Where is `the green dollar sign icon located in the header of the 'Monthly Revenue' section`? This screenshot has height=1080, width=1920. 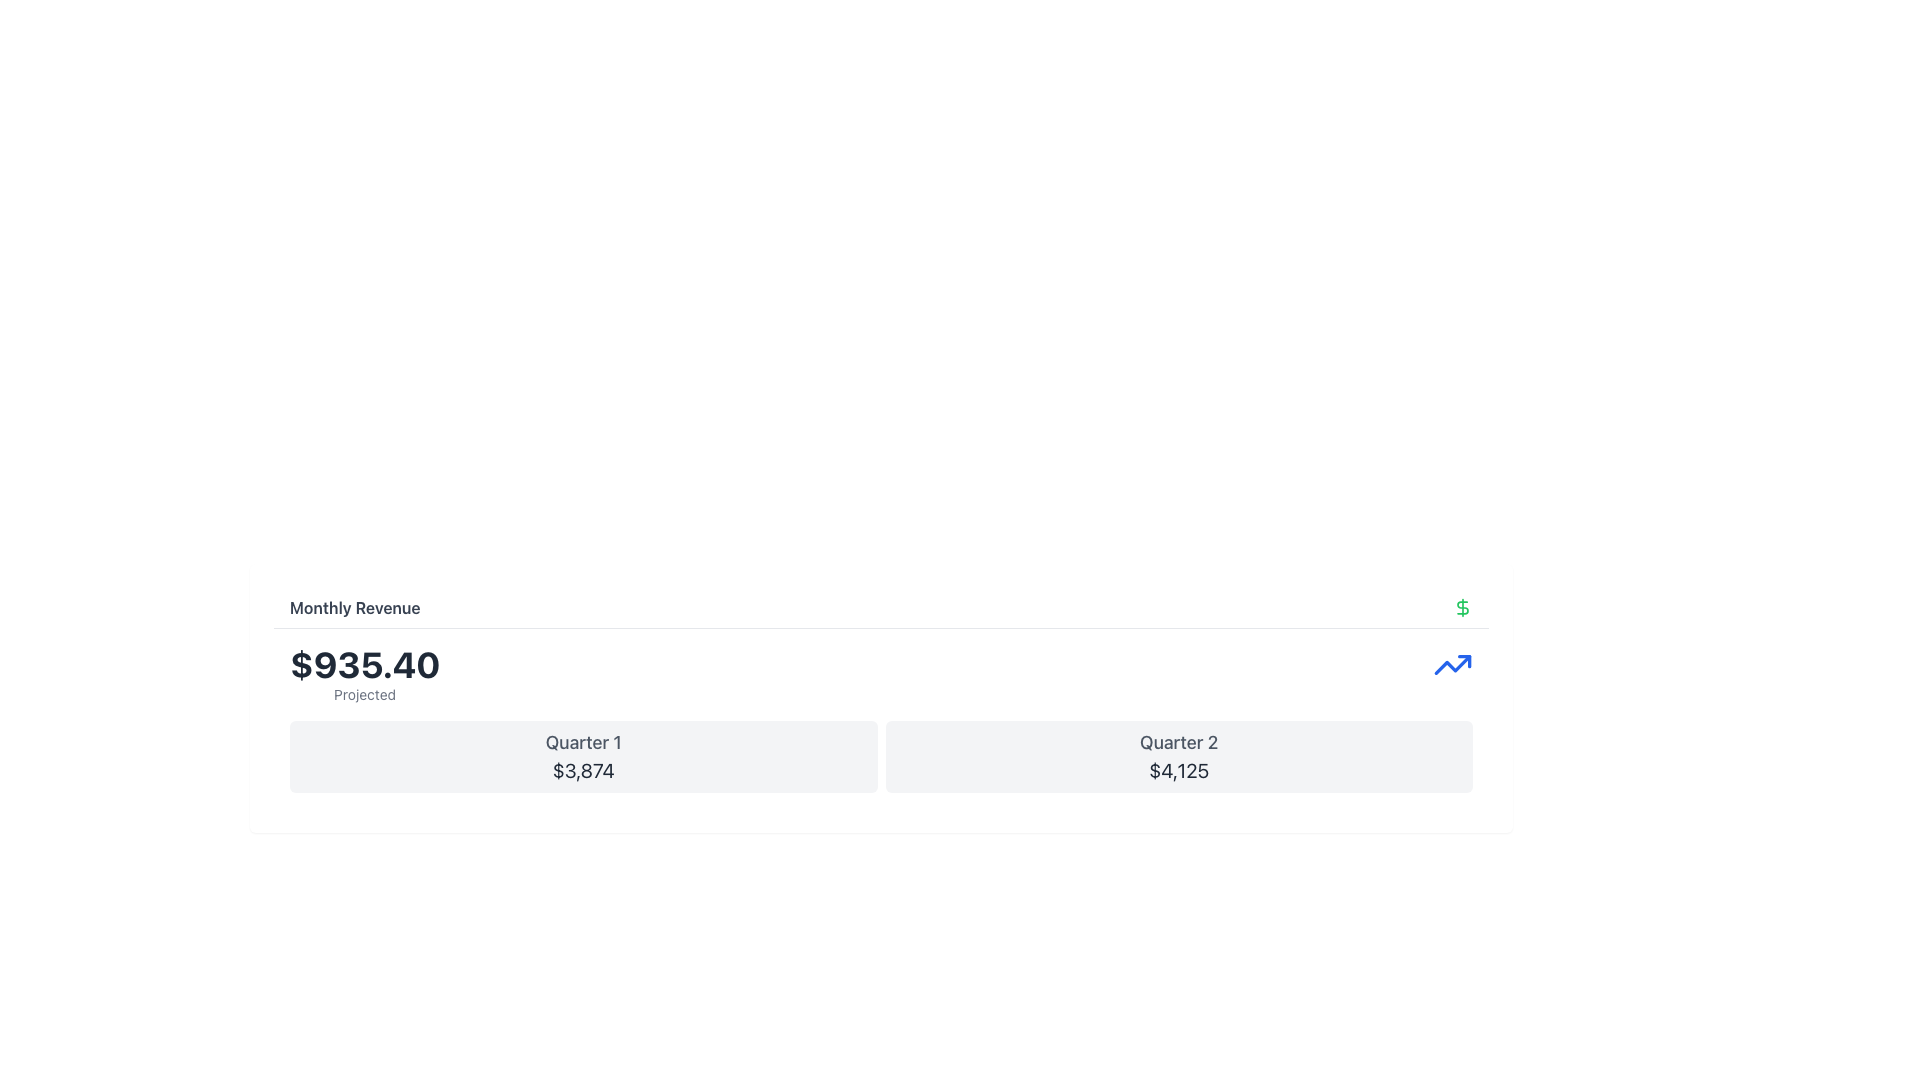 the green dollar sign icon located in the header of the 'Monthly Revenue' section is located at coordinates (1463, 607).